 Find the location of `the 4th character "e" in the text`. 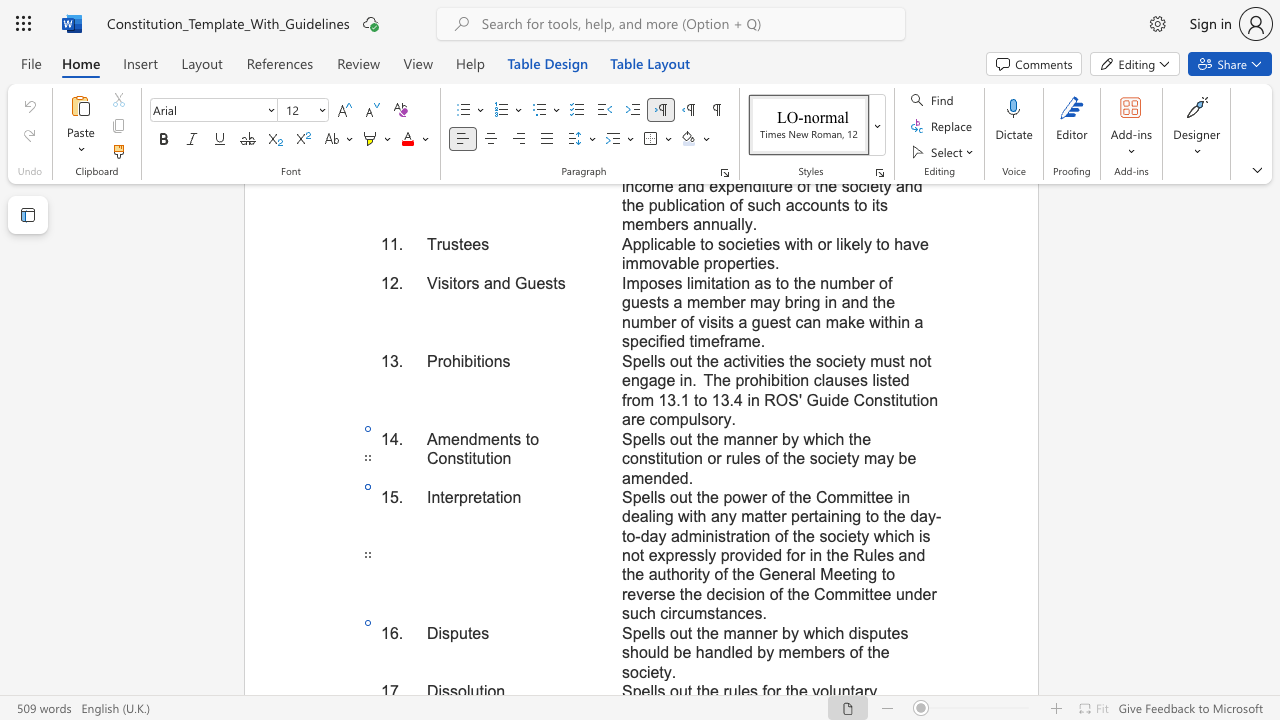

the 4th character "e" in the text is located at coordinates (895, 633).